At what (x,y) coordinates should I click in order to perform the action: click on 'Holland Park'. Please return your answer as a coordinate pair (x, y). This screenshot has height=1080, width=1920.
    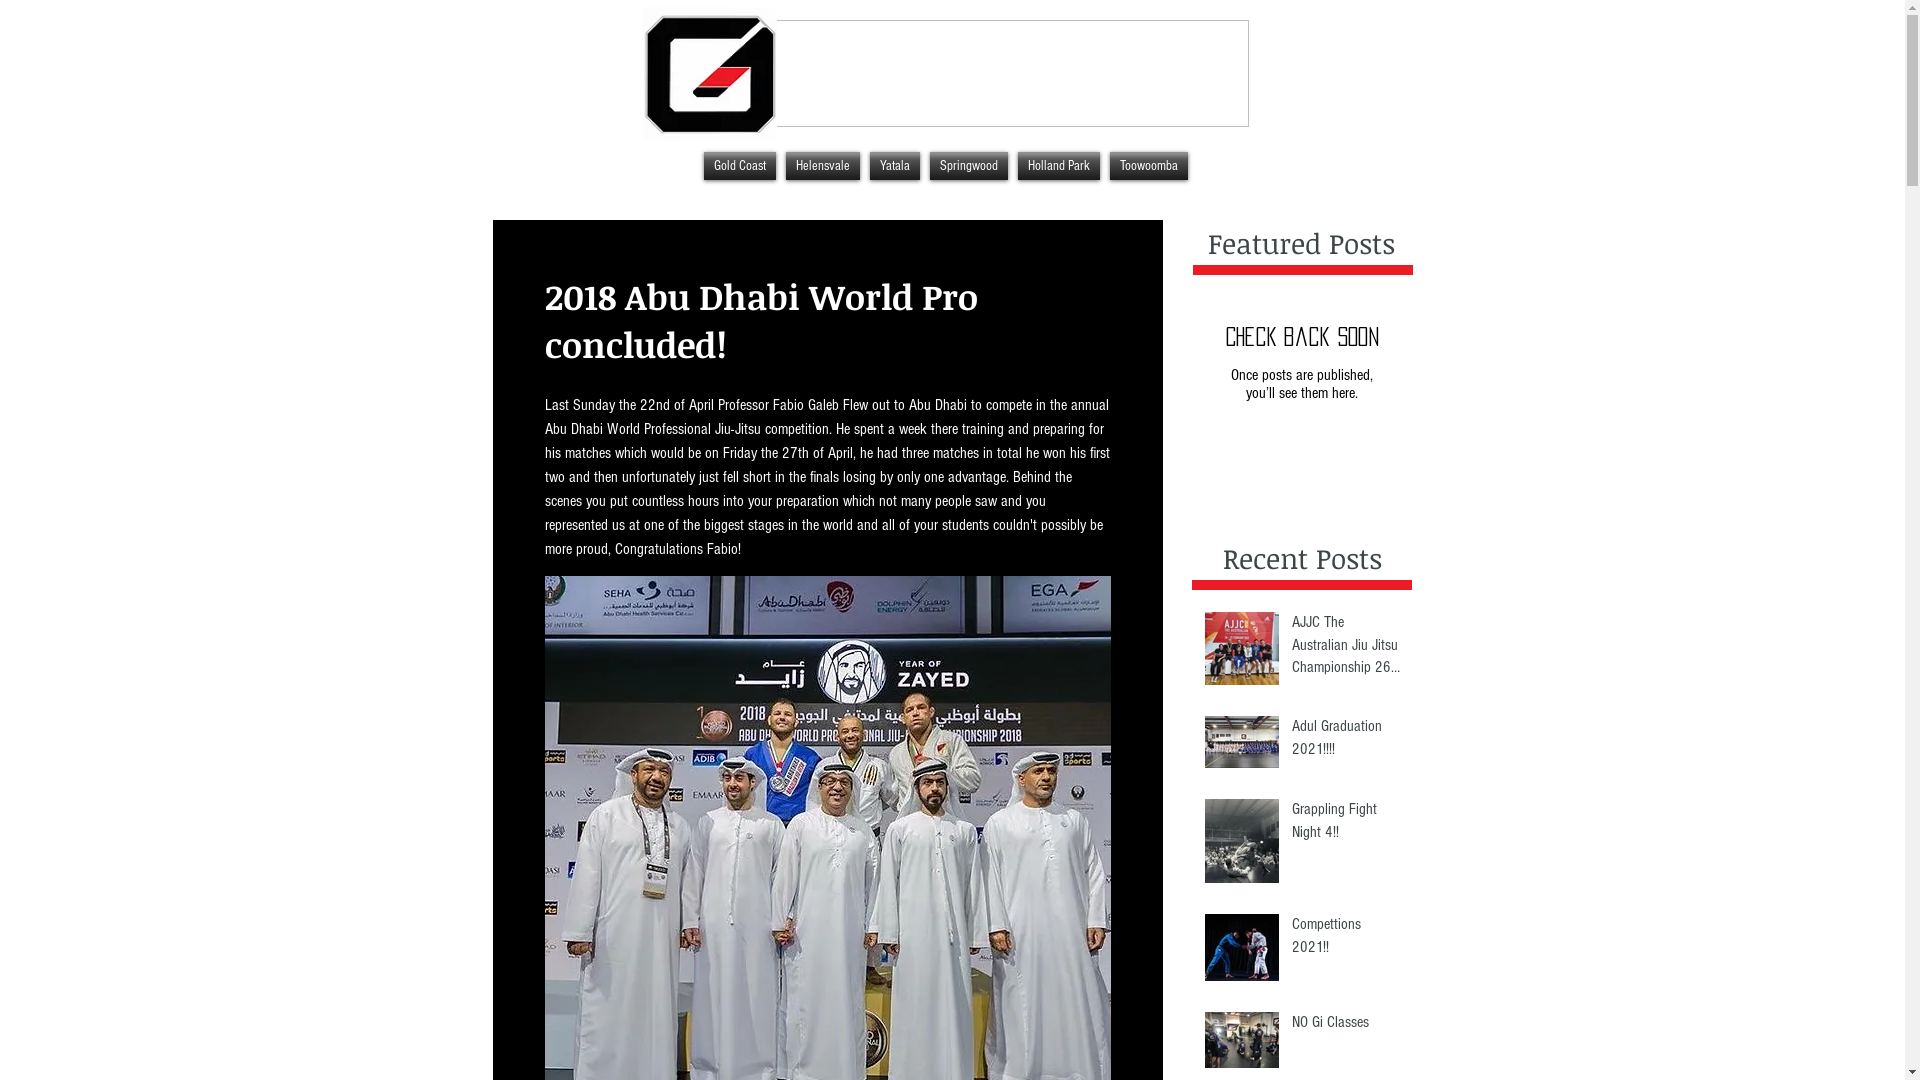
    Looking at the image, I should click on (1056, 164).